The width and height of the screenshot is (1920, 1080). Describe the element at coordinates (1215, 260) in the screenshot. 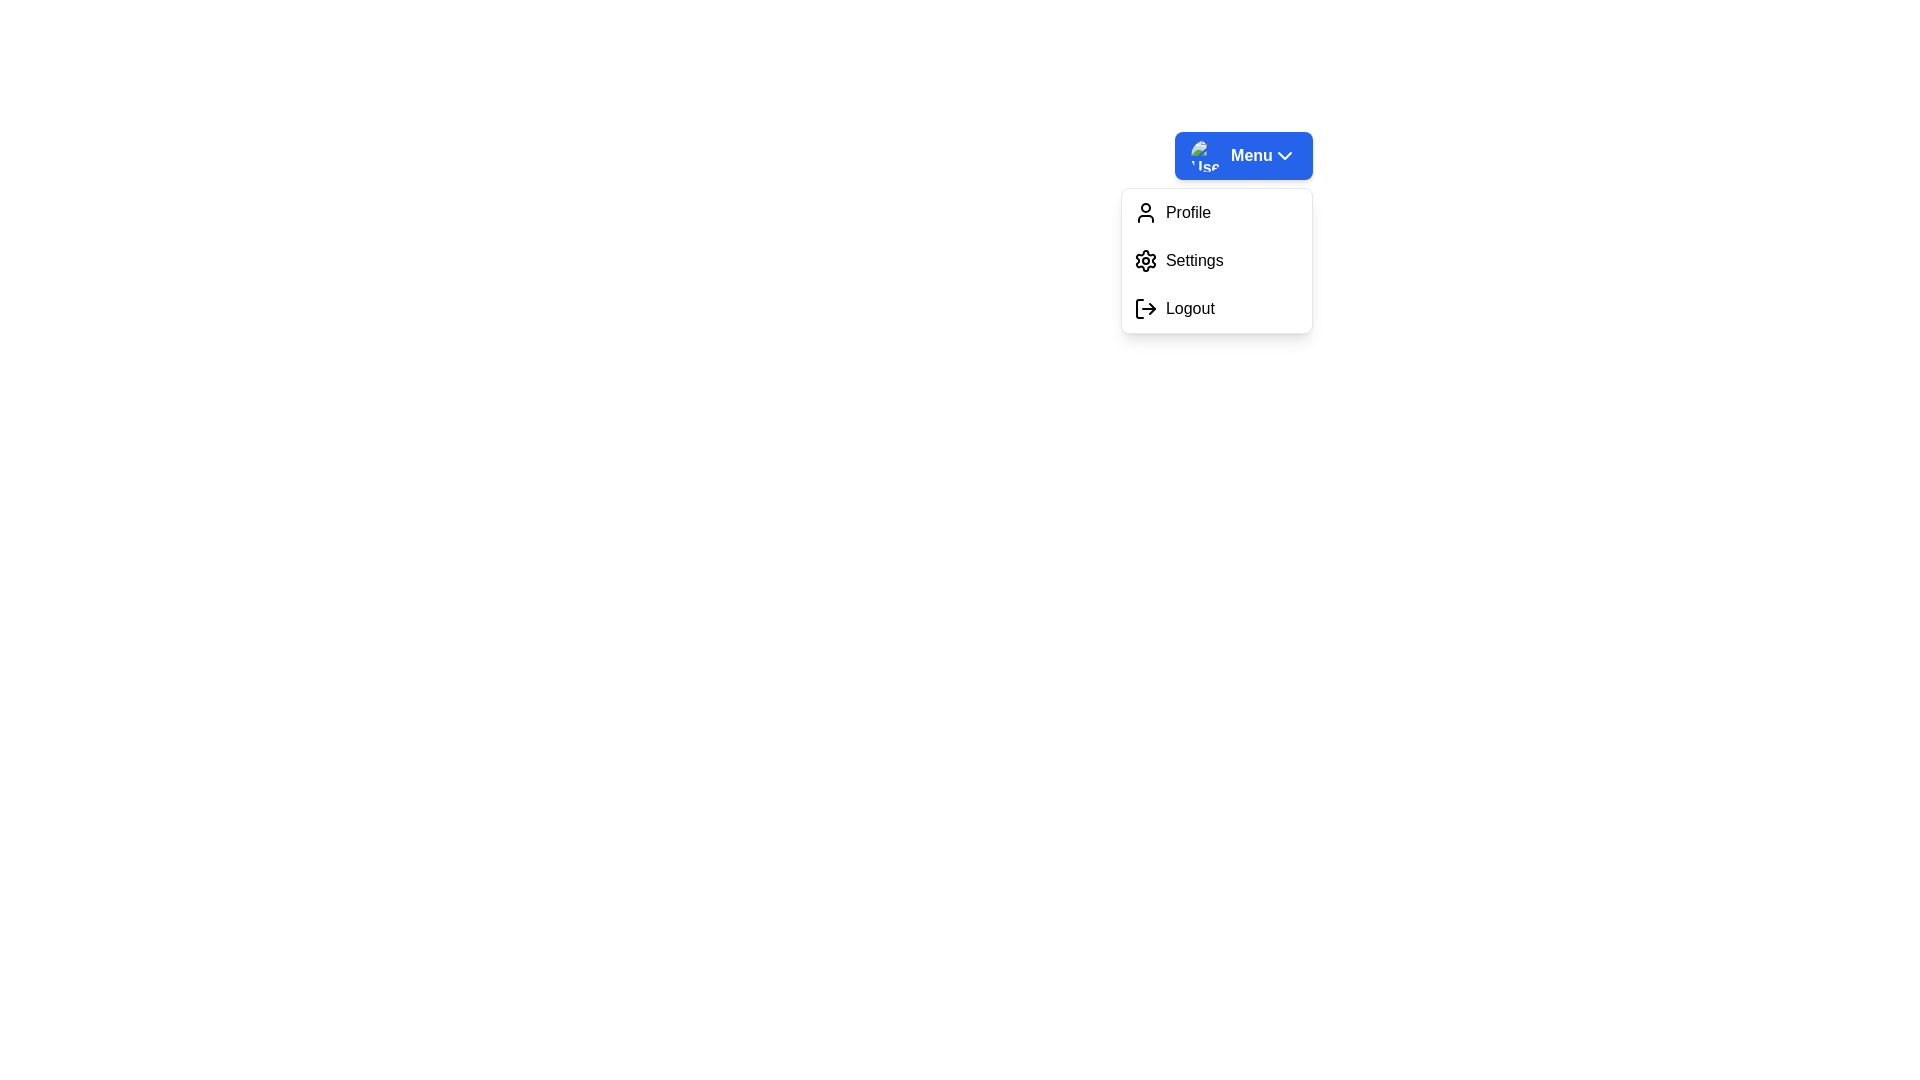

I see `the 'Settings' option in the dropdown menu` at that location.